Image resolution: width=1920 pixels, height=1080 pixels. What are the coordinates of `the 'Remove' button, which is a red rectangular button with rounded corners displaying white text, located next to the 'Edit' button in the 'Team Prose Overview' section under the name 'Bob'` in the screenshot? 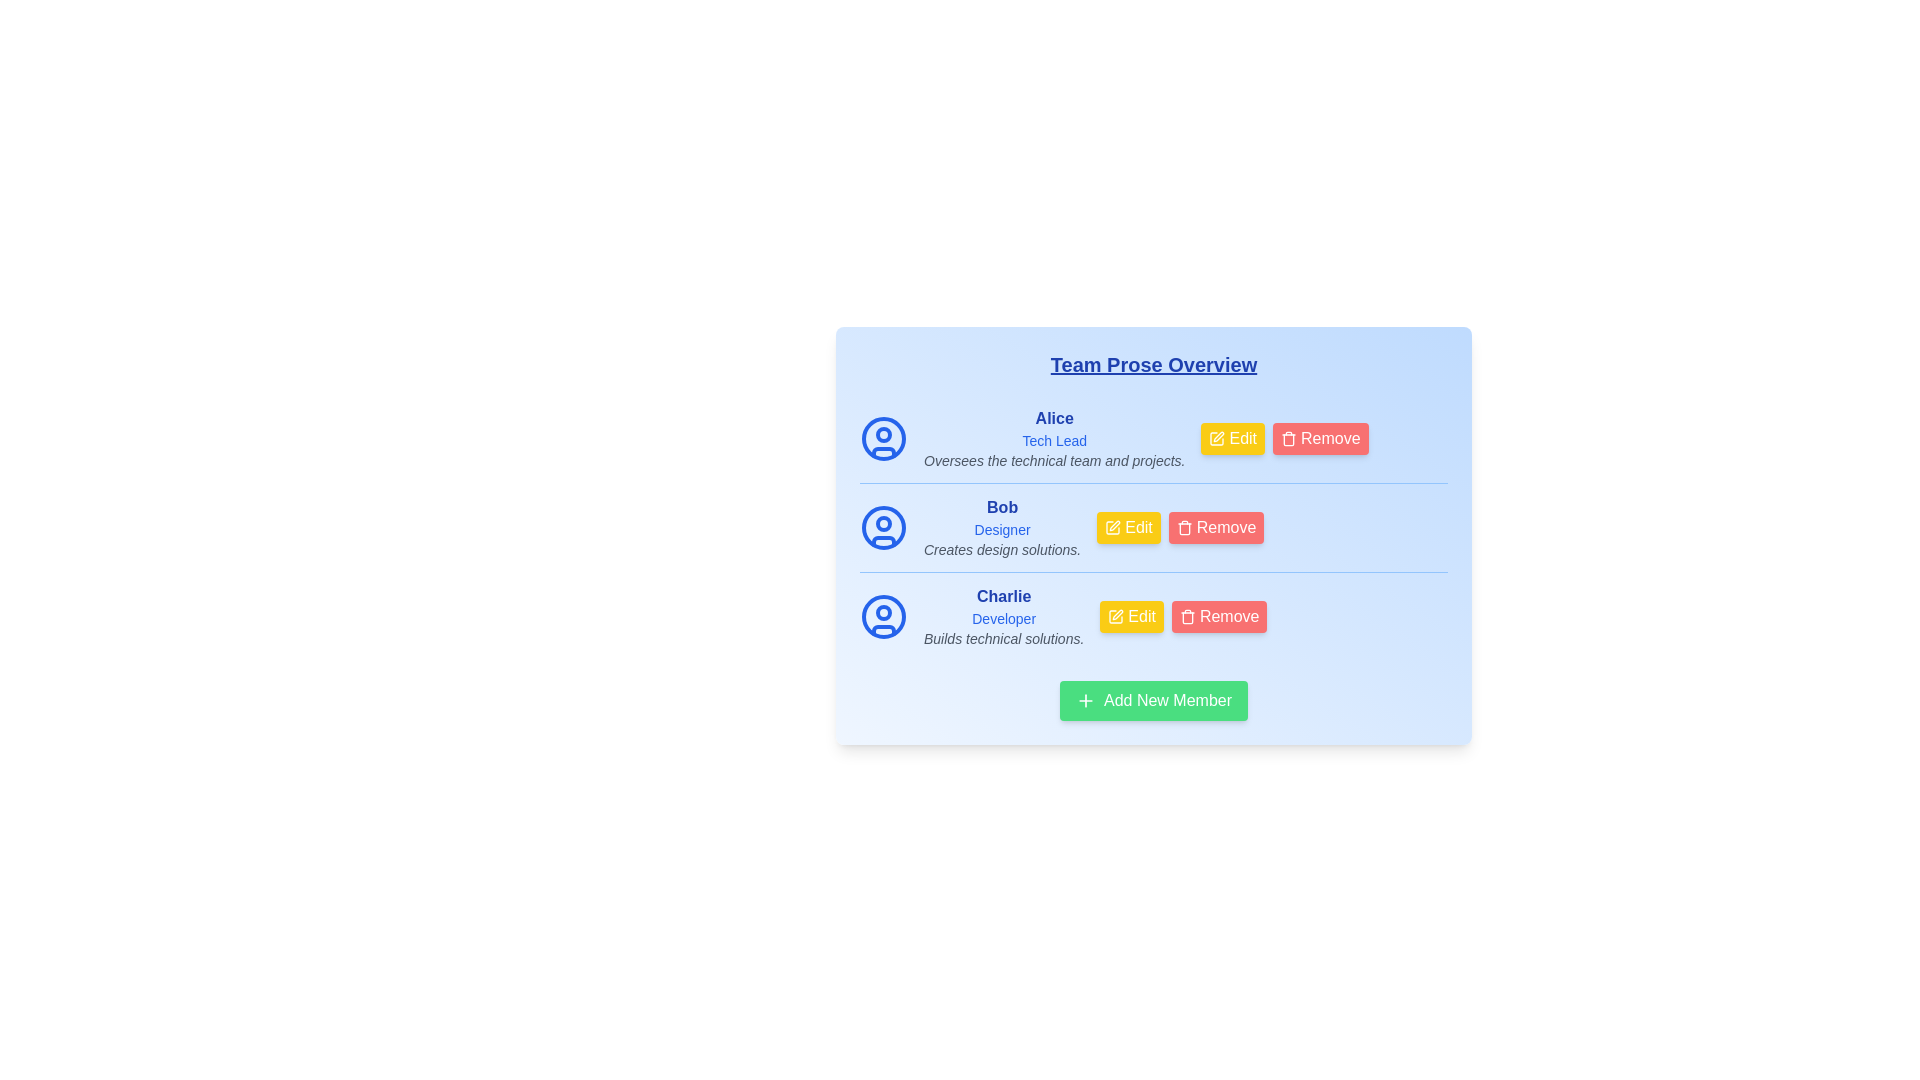 It's located at (1223, 527).